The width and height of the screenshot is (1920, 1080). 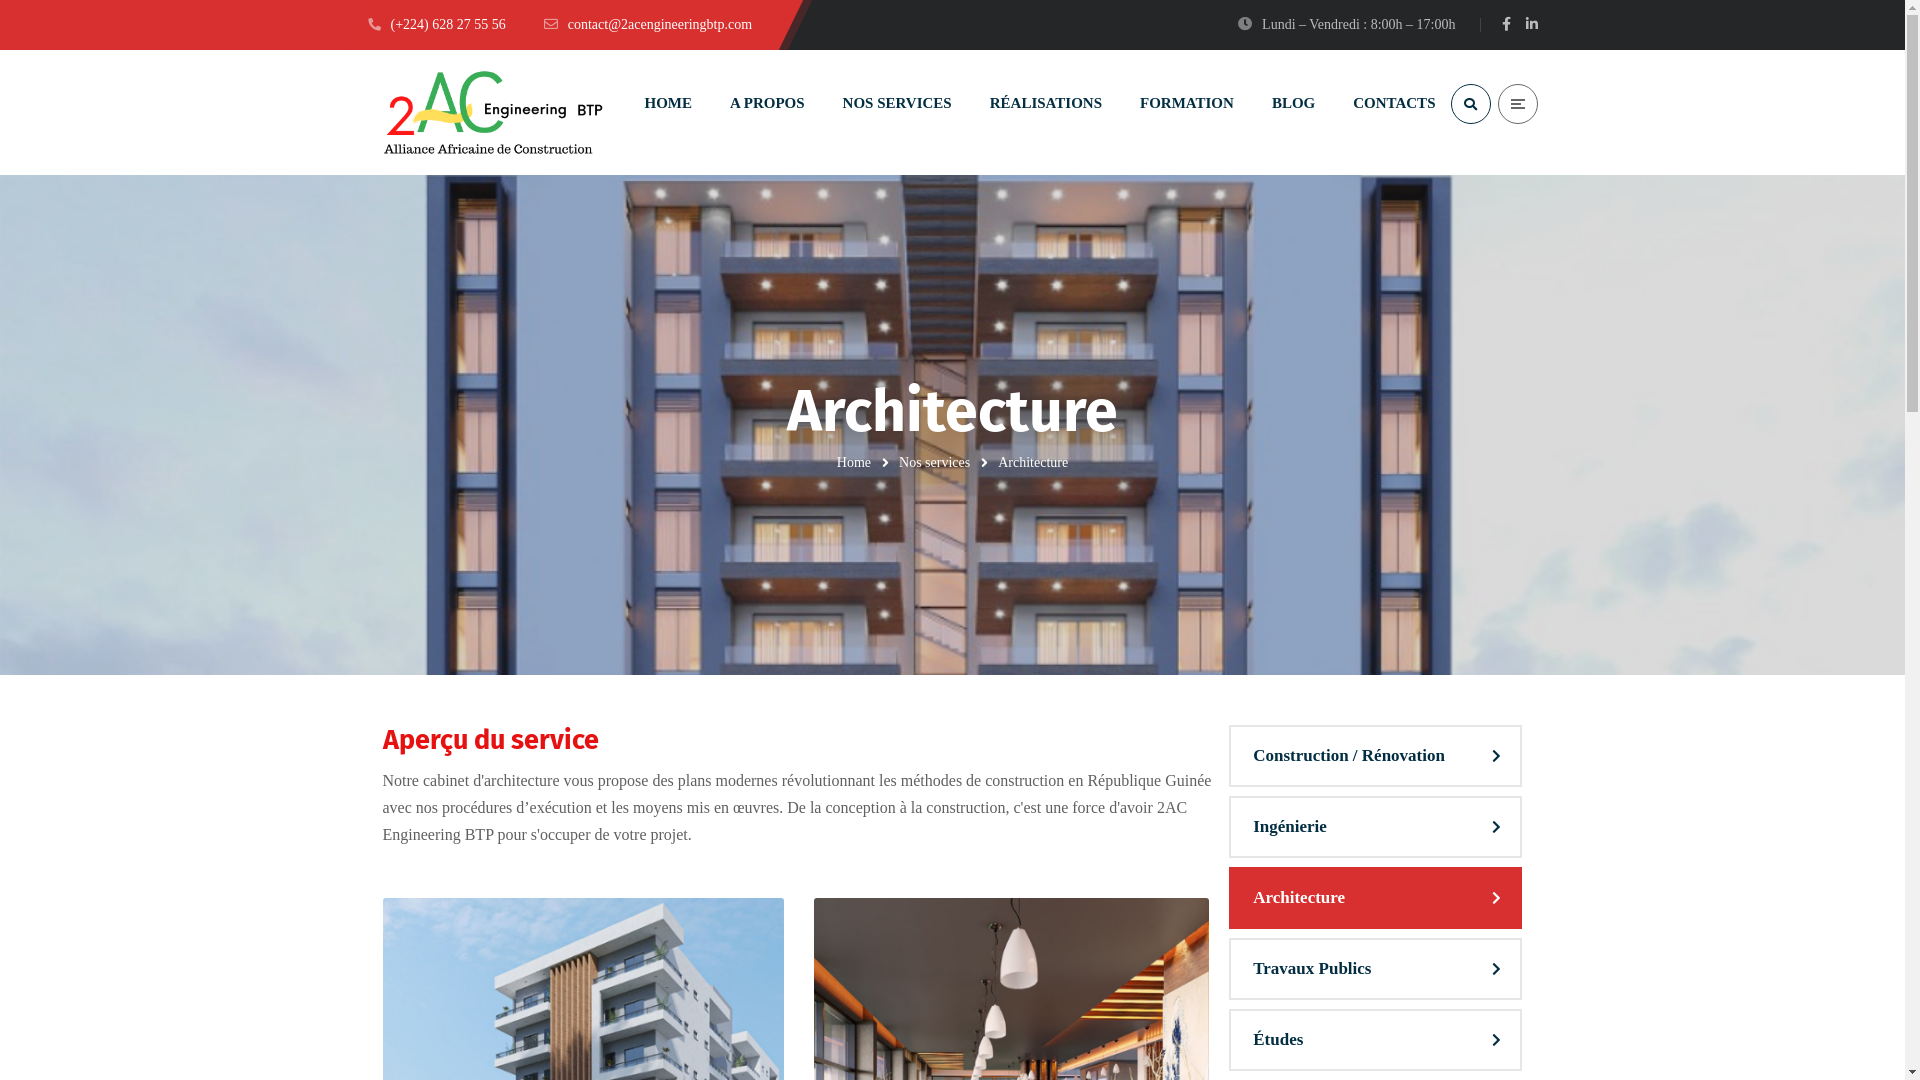 I want to click on 'FORMATION', so click(x=1186, y=103).